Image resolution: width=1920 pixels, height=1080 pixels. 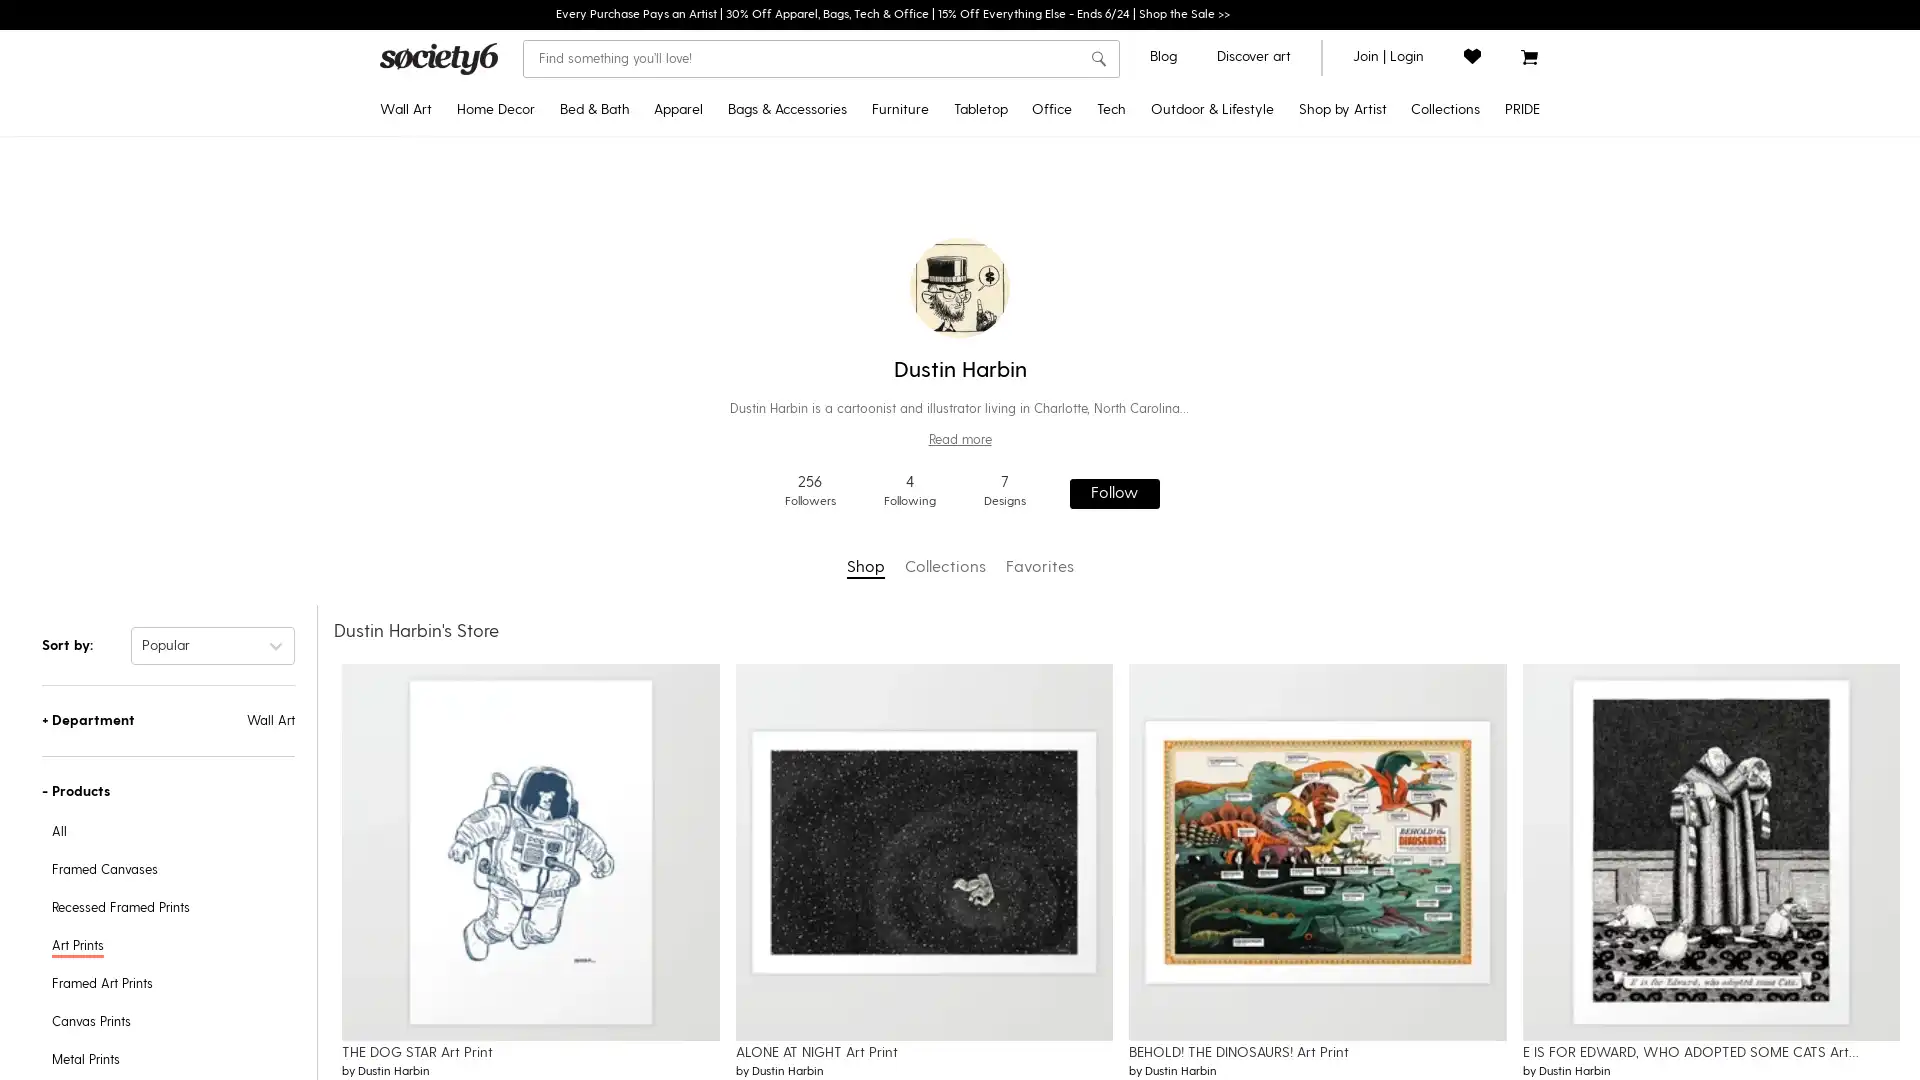 I want to click on Wood Wall Art, so click(x=470, y=482).